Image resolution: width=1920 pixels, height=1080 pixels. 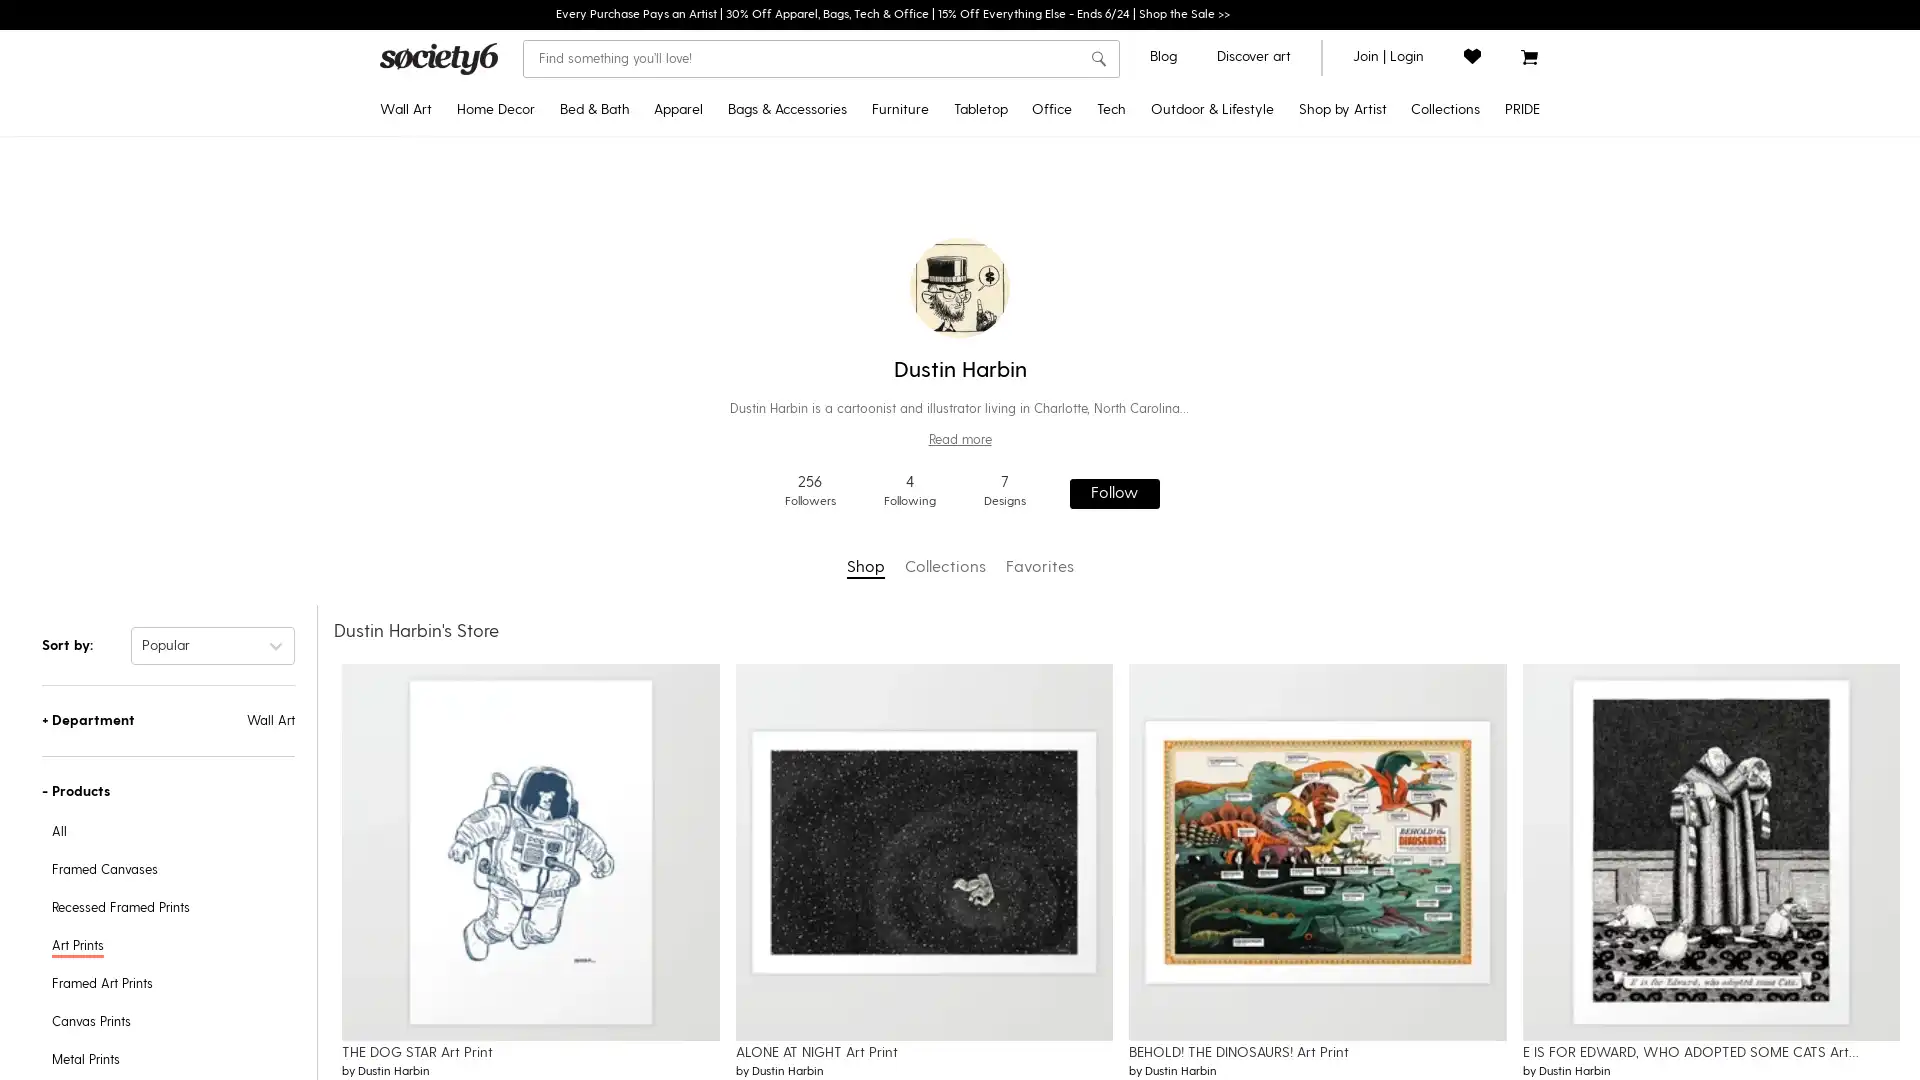 I want to click on Wood Wall Art, so click(x=470, y=482).